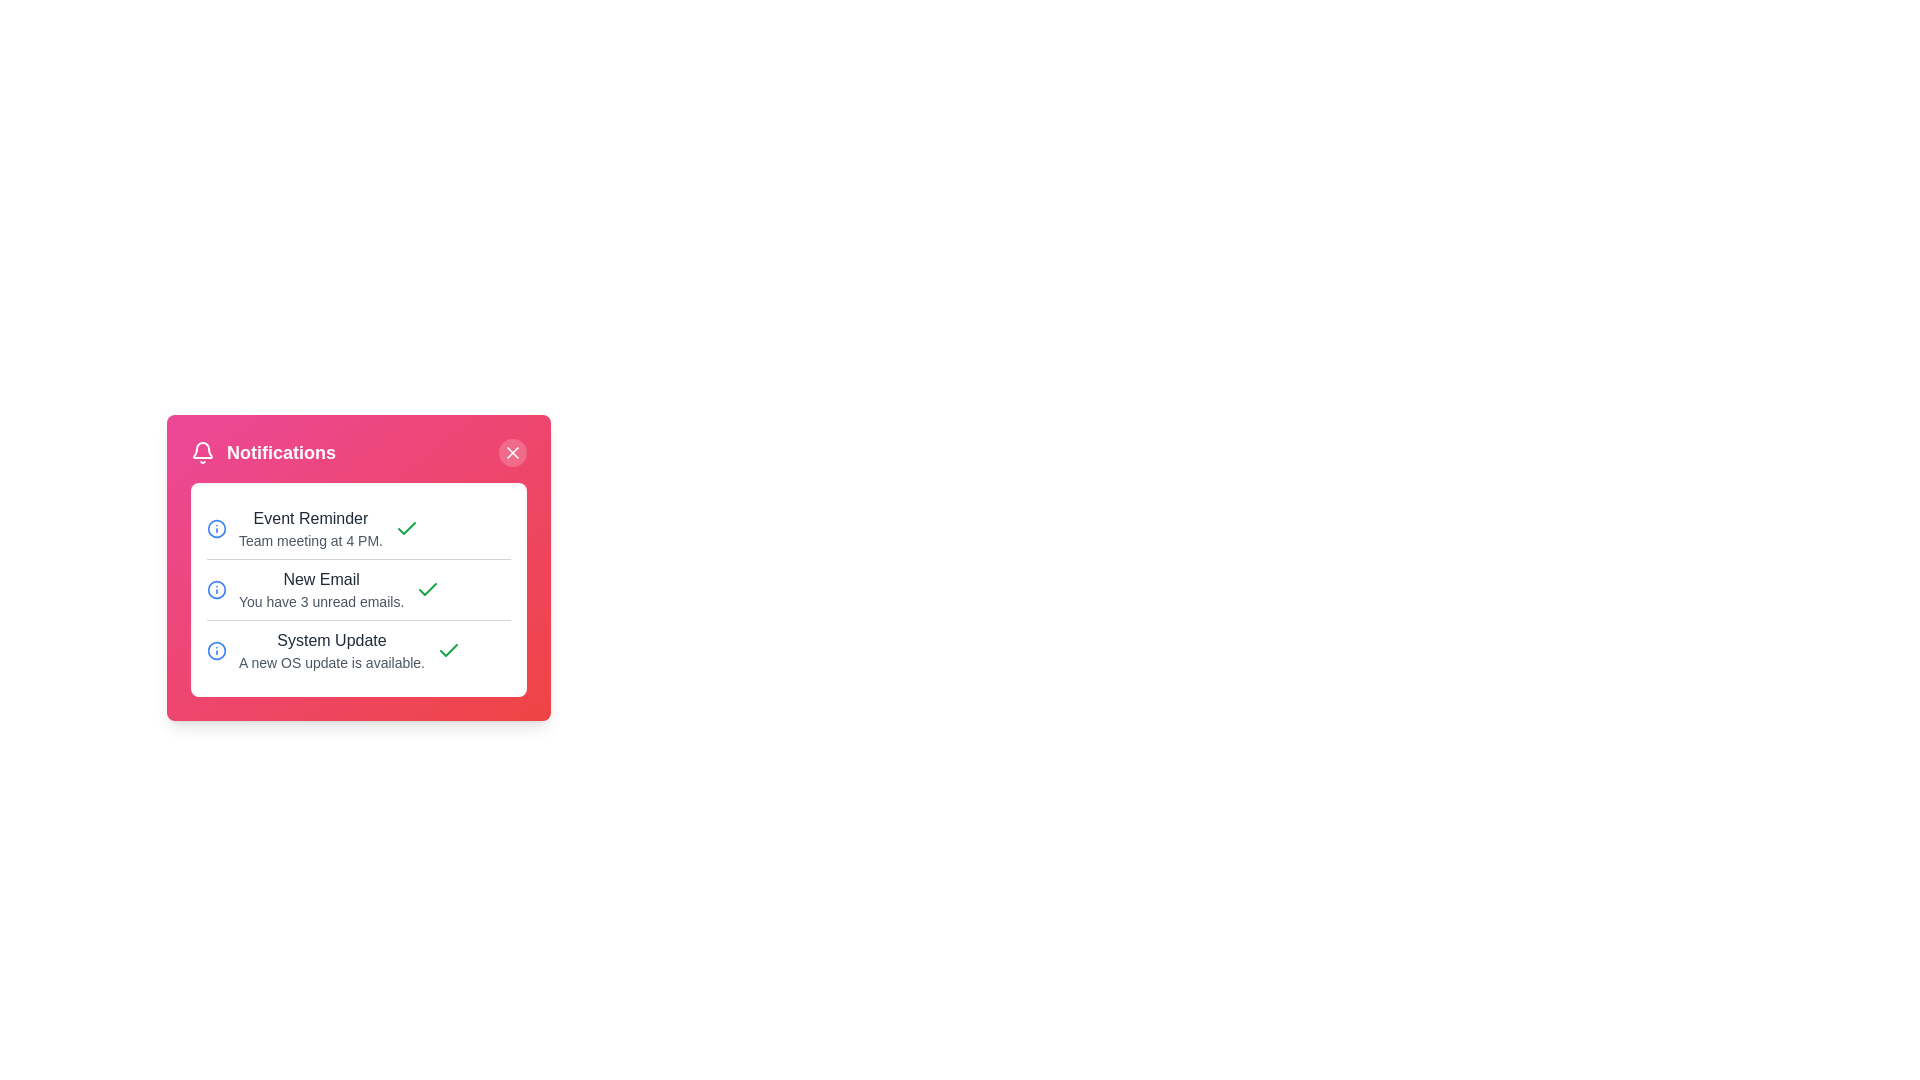 The image size is (1920, 1080). Describe the element at coordinates (280, 452) in the screenshot. I see `text label styled as a heading located at the top-left corner of the notification card component to understand the card's purpose` at that location.